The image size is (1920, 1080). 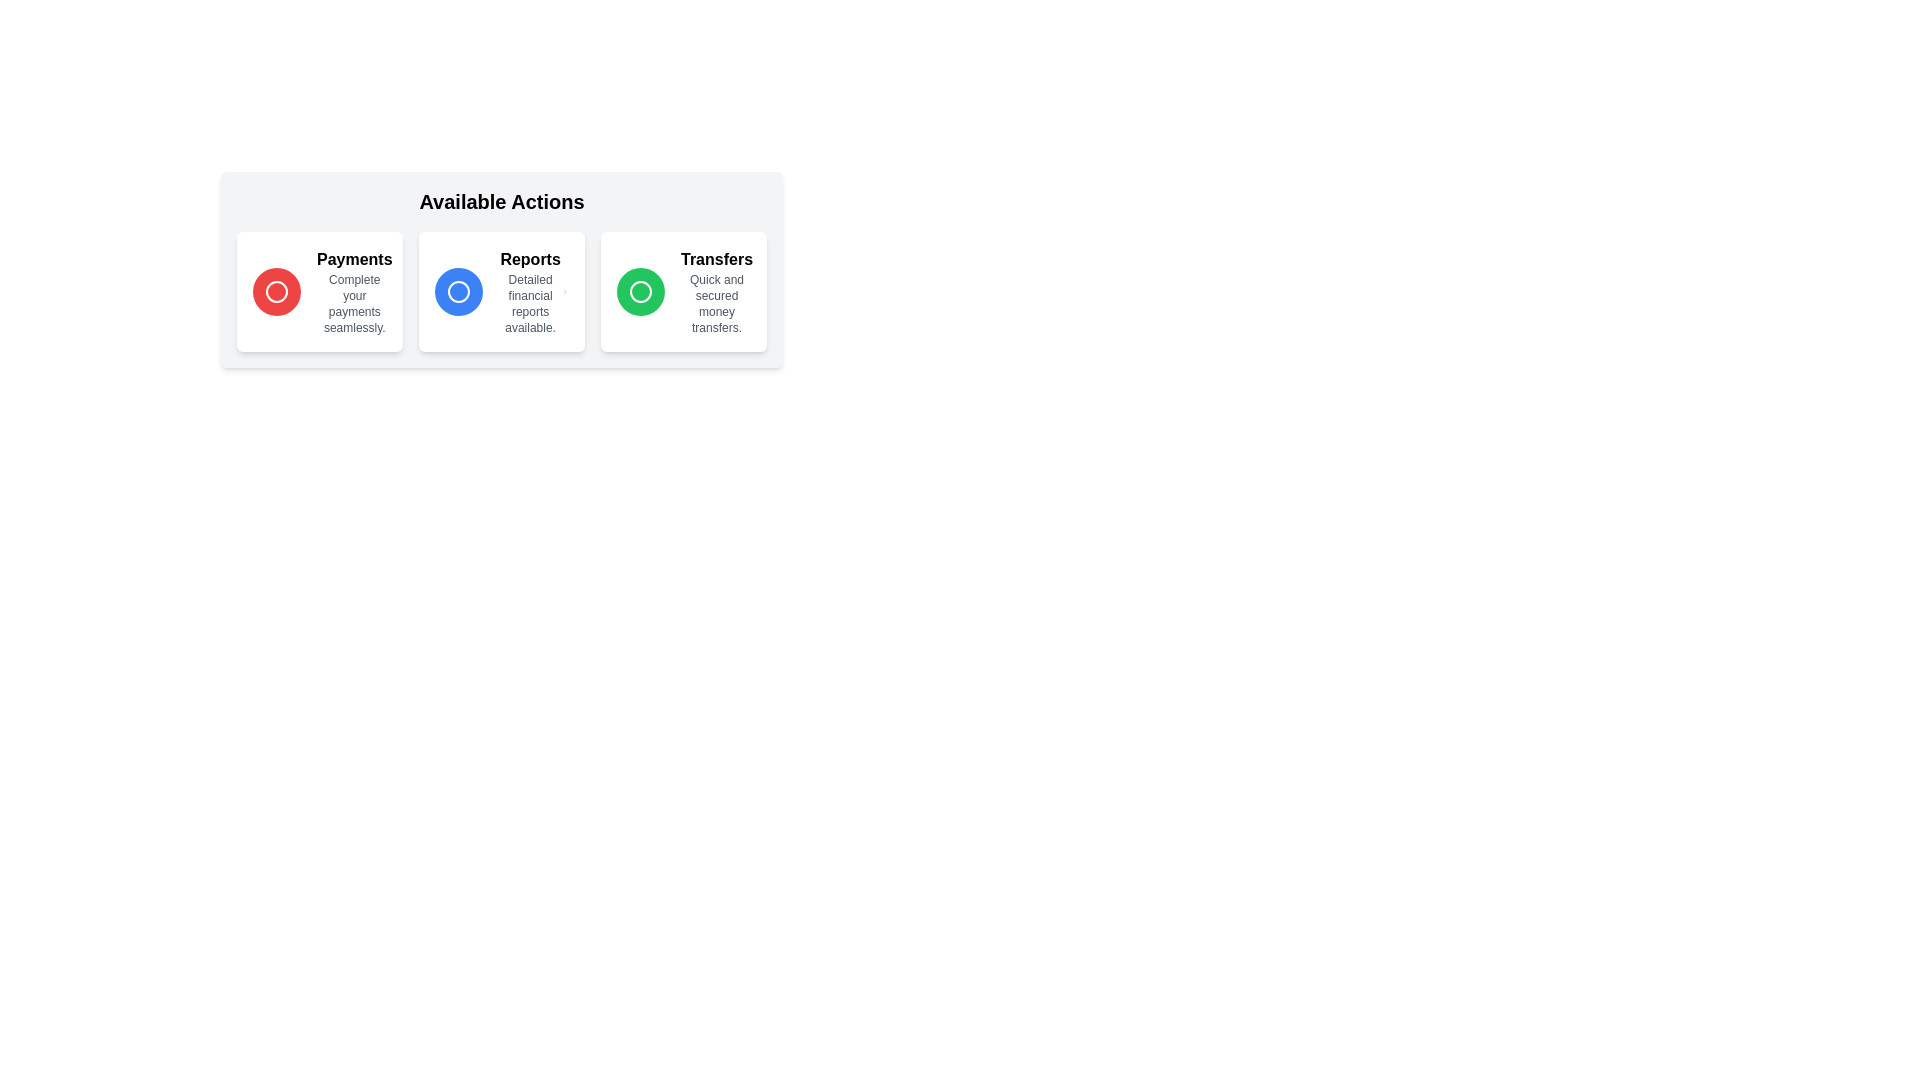 I want to click on the green circular button with a white border and a circular icon in its center, which represents the 'Transfers' box located in the third box from the left in a horizontal list, so click(x=641, y=292).